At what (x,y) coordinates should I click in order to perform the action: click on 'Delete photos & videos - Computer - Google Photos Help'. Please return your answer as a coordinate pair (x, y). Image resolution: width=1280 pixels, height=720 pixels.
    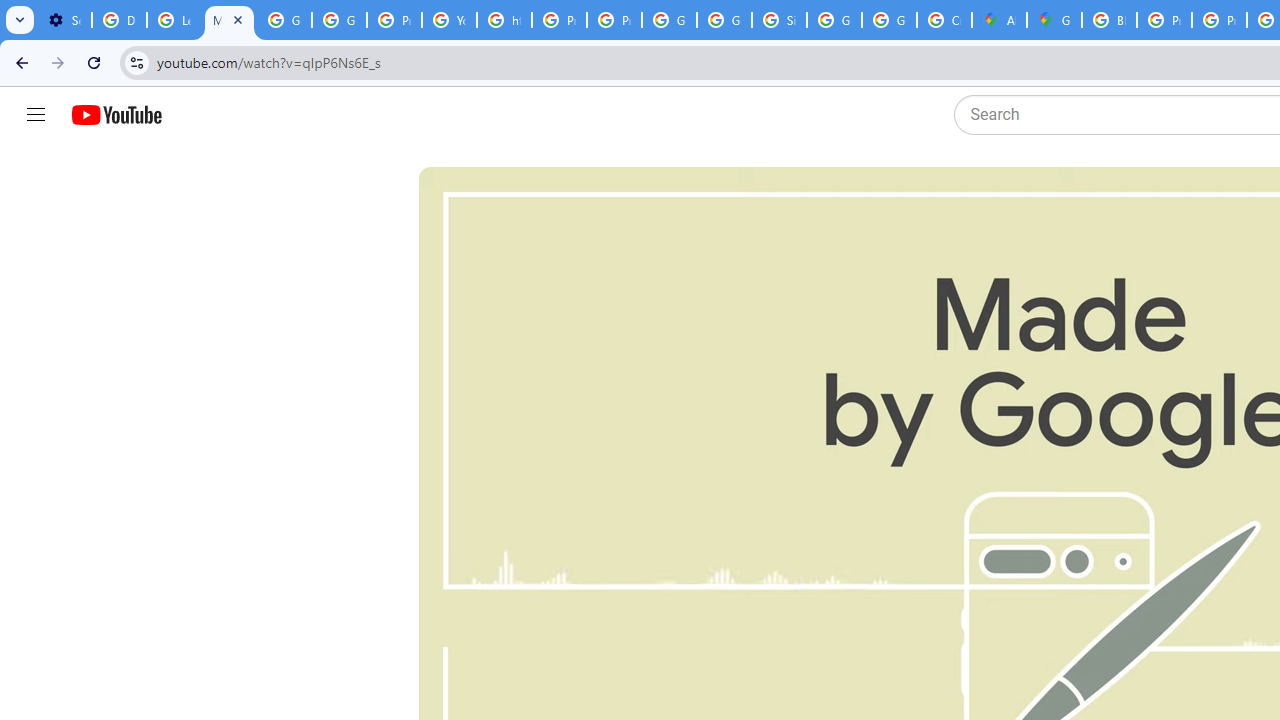
    Looking at the image, I should click on (118, 20).